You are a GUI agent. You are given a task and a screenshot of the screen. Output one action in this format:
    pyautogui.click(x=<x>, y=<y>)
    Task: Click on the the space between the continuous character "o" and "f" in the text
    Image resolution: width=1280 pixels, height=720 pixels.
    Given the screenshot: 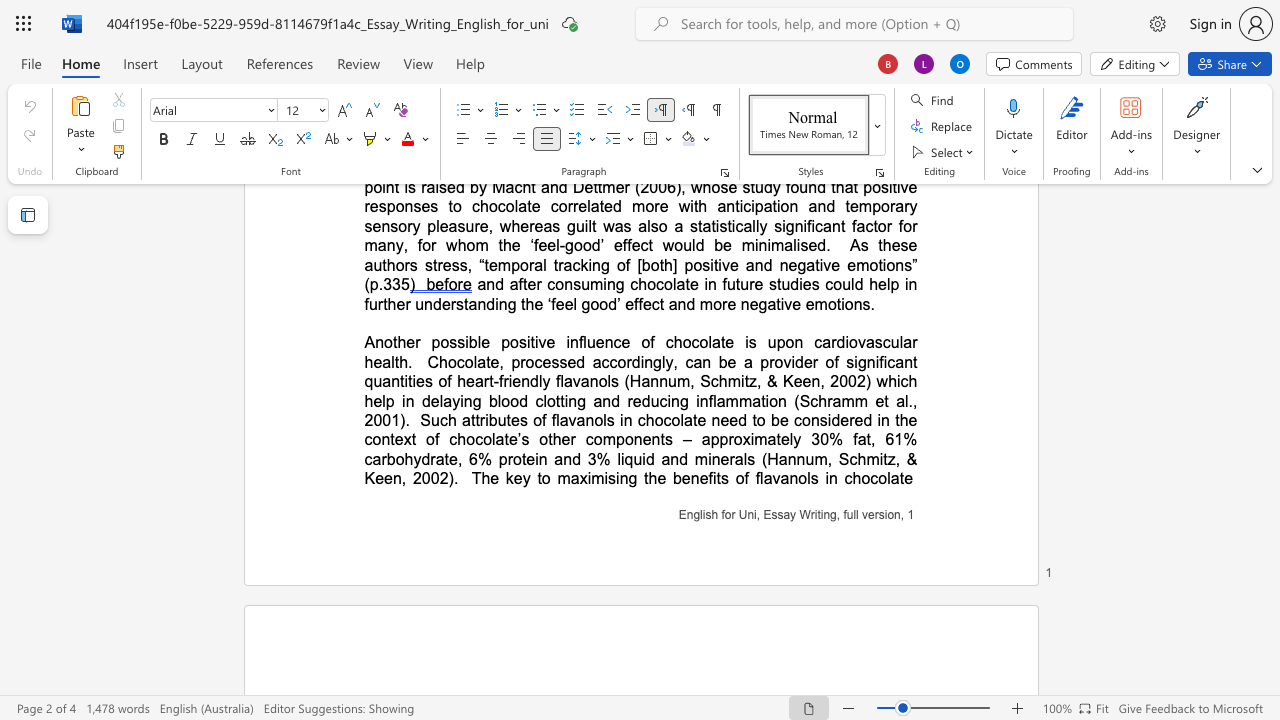 What is the action you would take?
    pyautogui.click(x=742, y=478)
    